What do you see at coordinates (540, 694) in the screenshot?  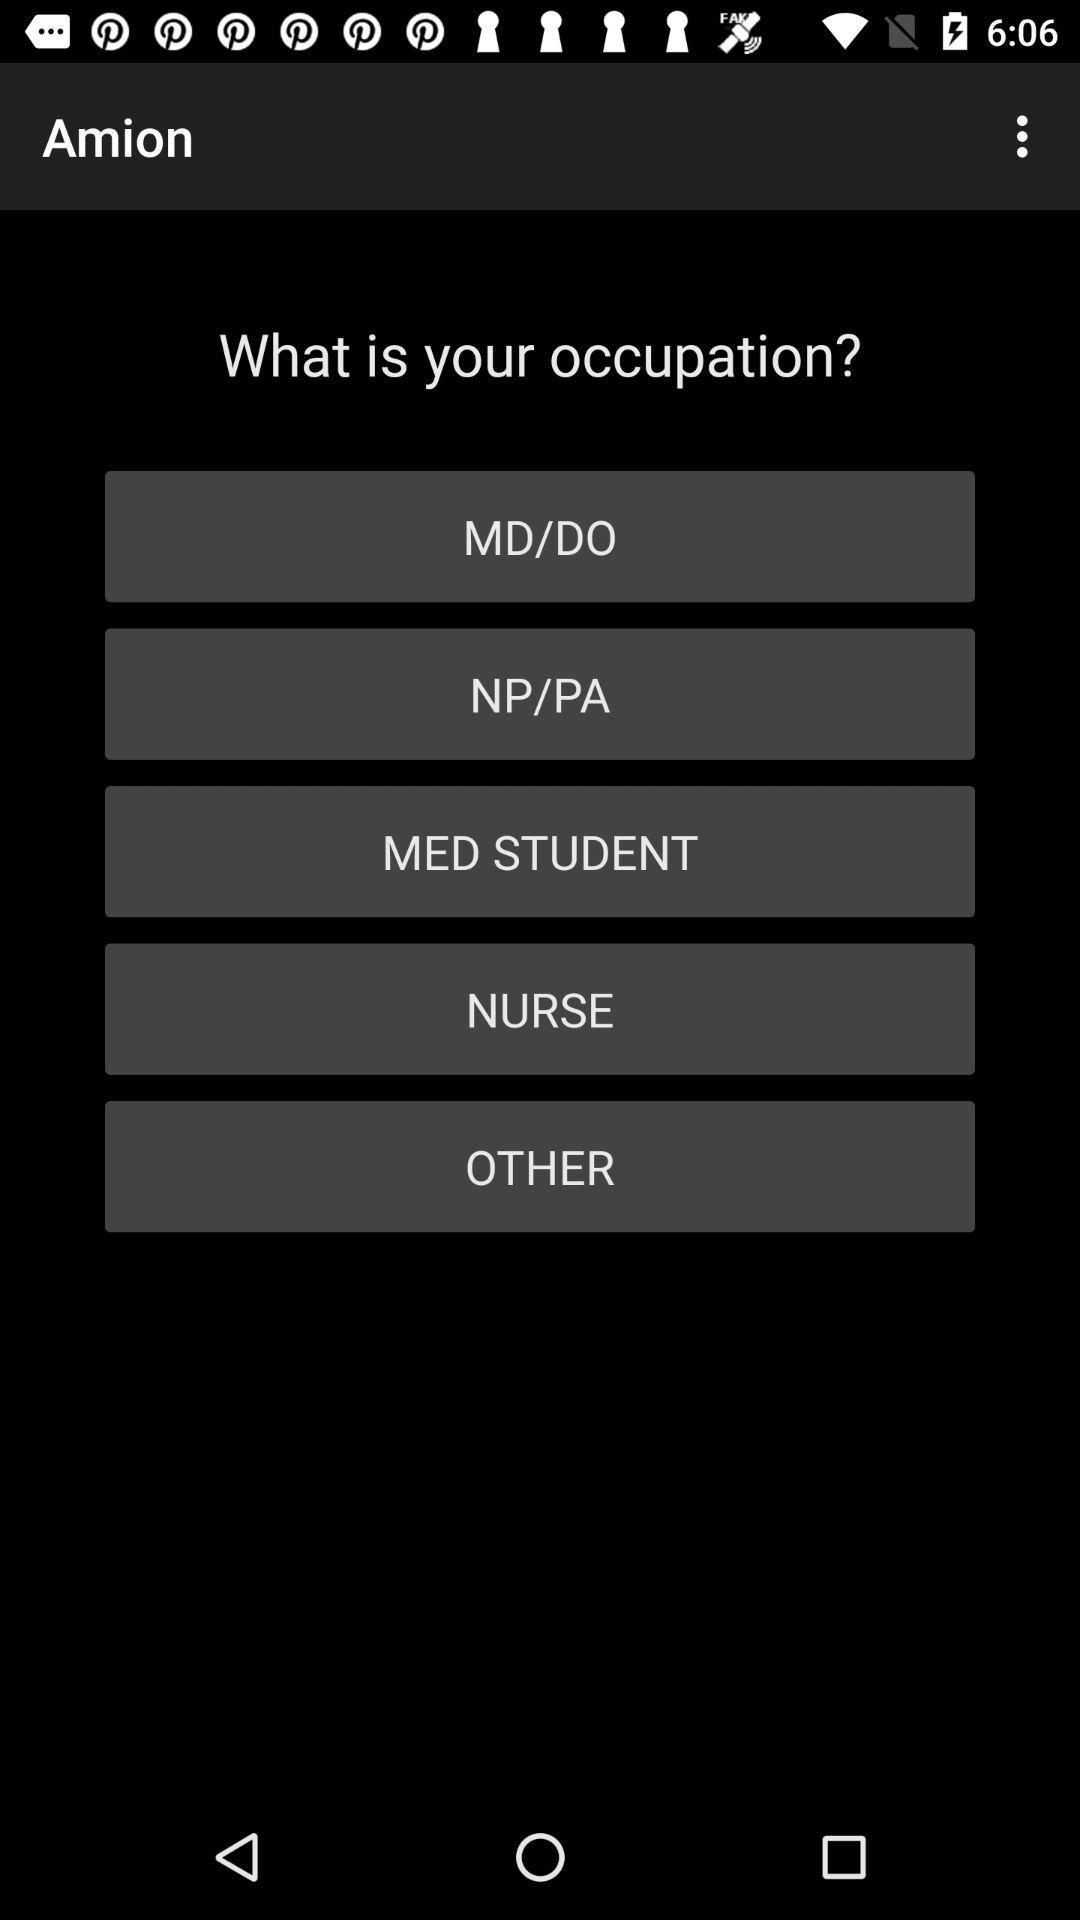 I see `the item below the md/do` at bounding box center [540, 694].